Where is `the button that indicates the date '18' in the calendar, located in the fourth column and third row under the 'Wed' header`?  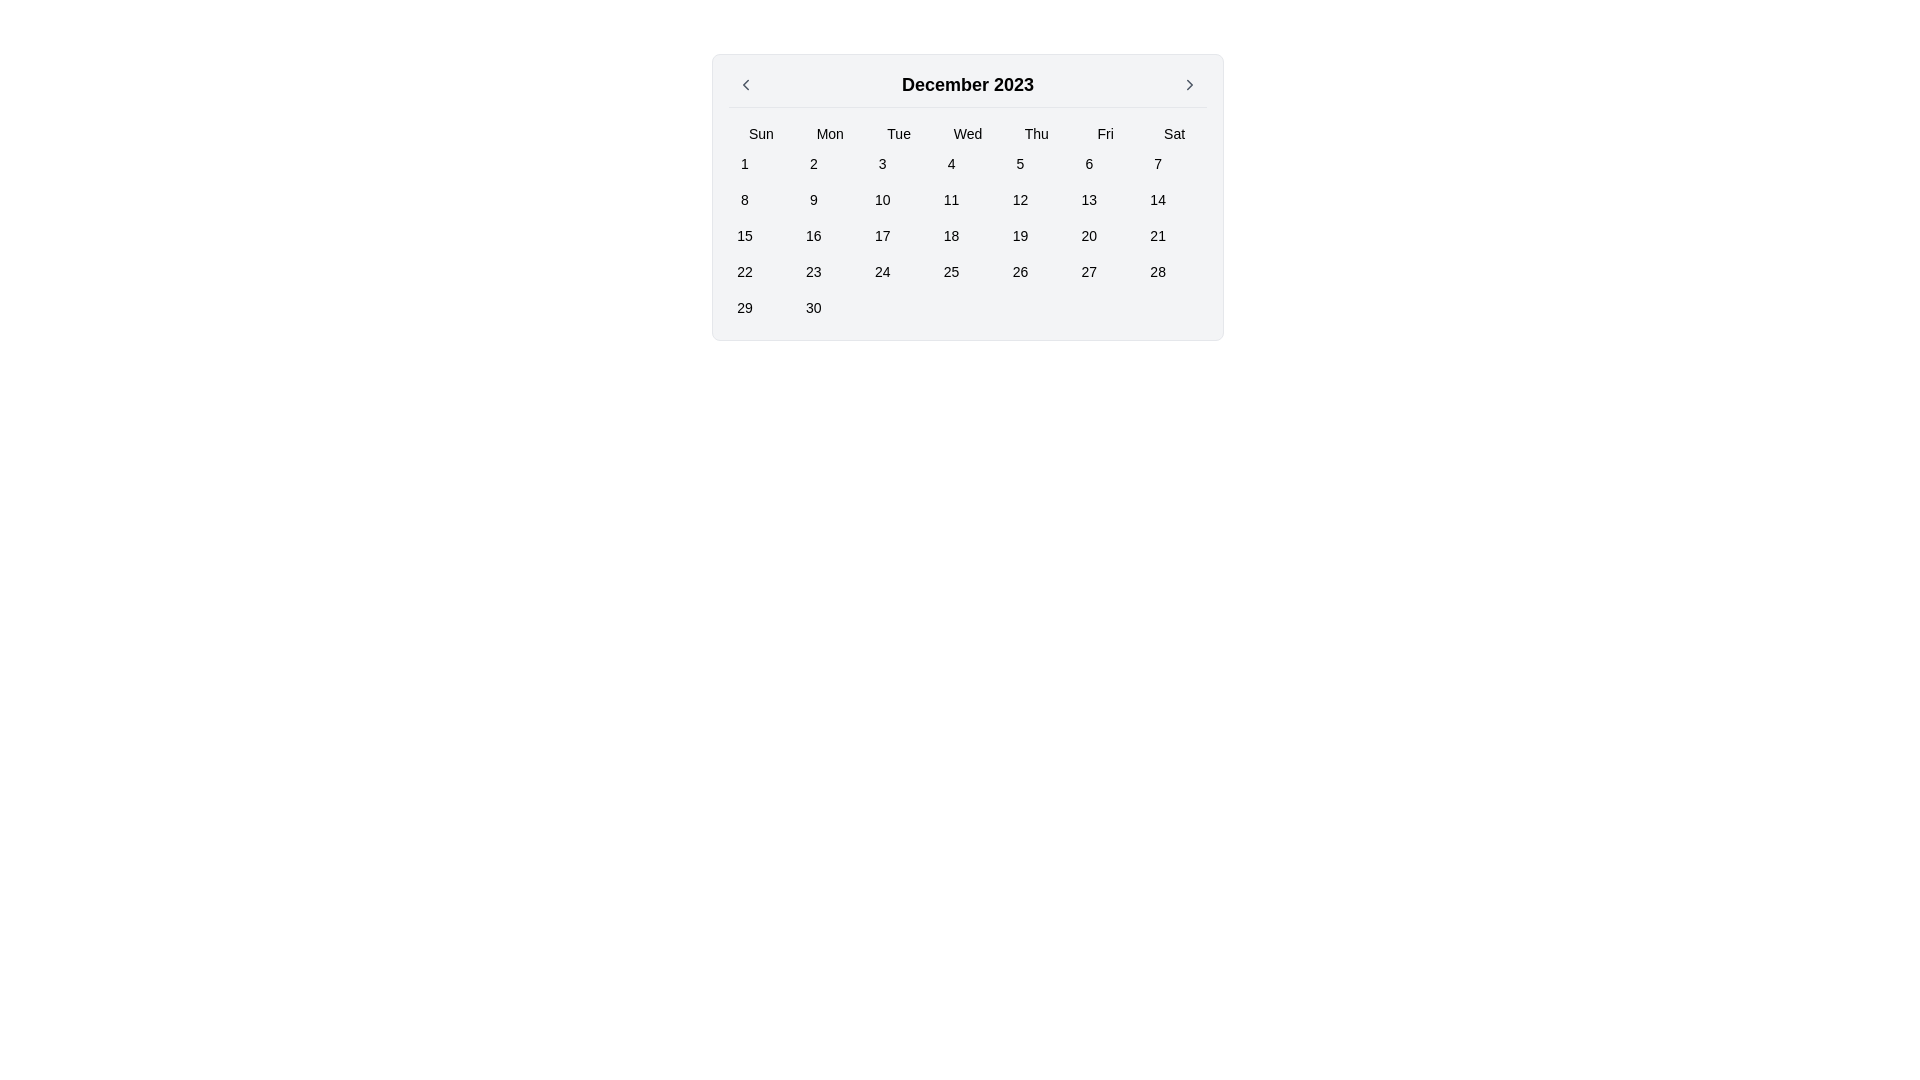
the button that indicates the date '18' in the calendar, located in the fourth column and third row under the 'Wed' header is located at coordinates (950, 234).